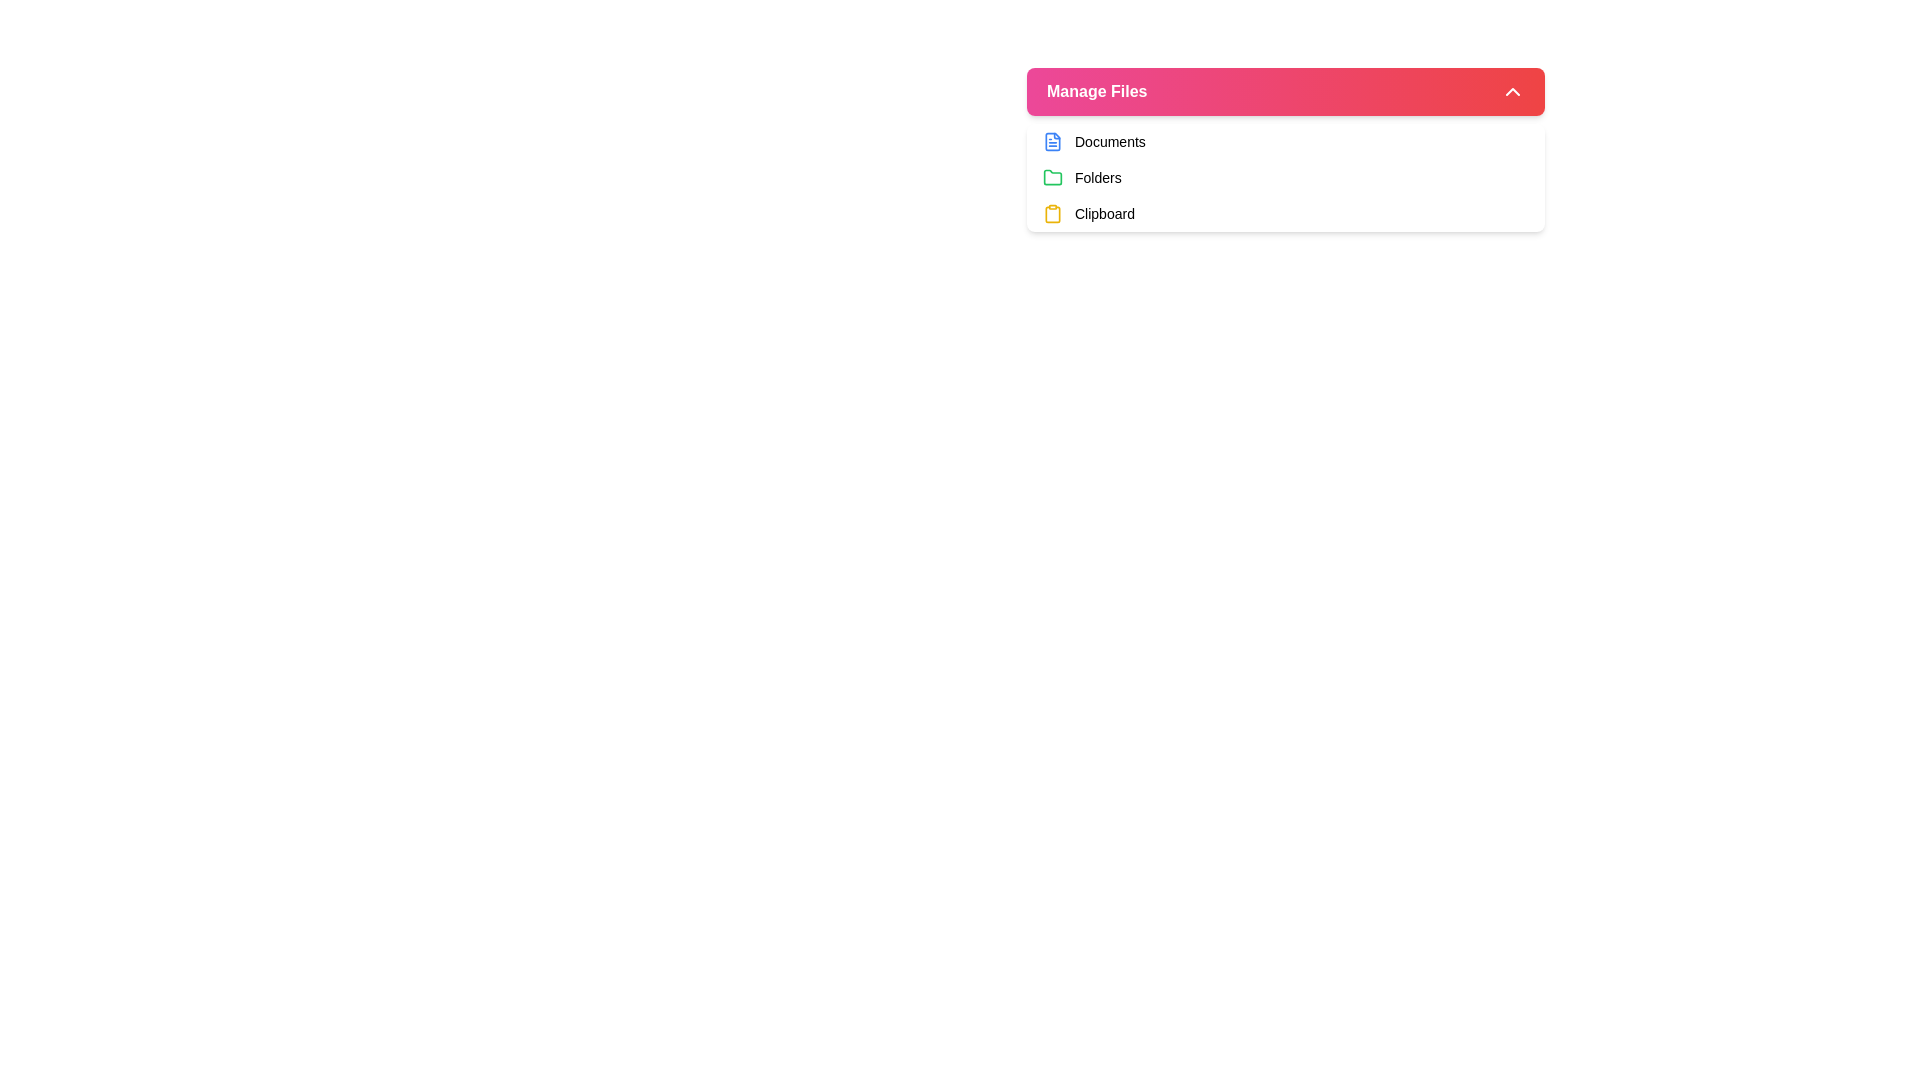 This screenshot has height=1080, width=1920. Describe the element at coordinates (1286, 176) in the screenshot. I see `the categorized navigation link, which is the second item in the dropdown menu, located below 'Documents' and above 'Clipboard'` at that location.